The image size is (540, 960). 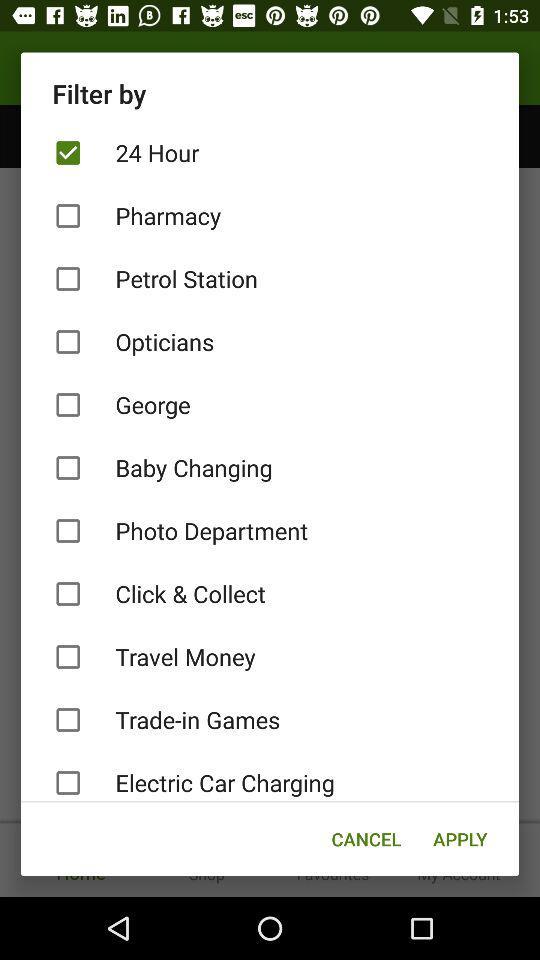 I want to click on icon below the electric car charging, so click(x=460, y=839).